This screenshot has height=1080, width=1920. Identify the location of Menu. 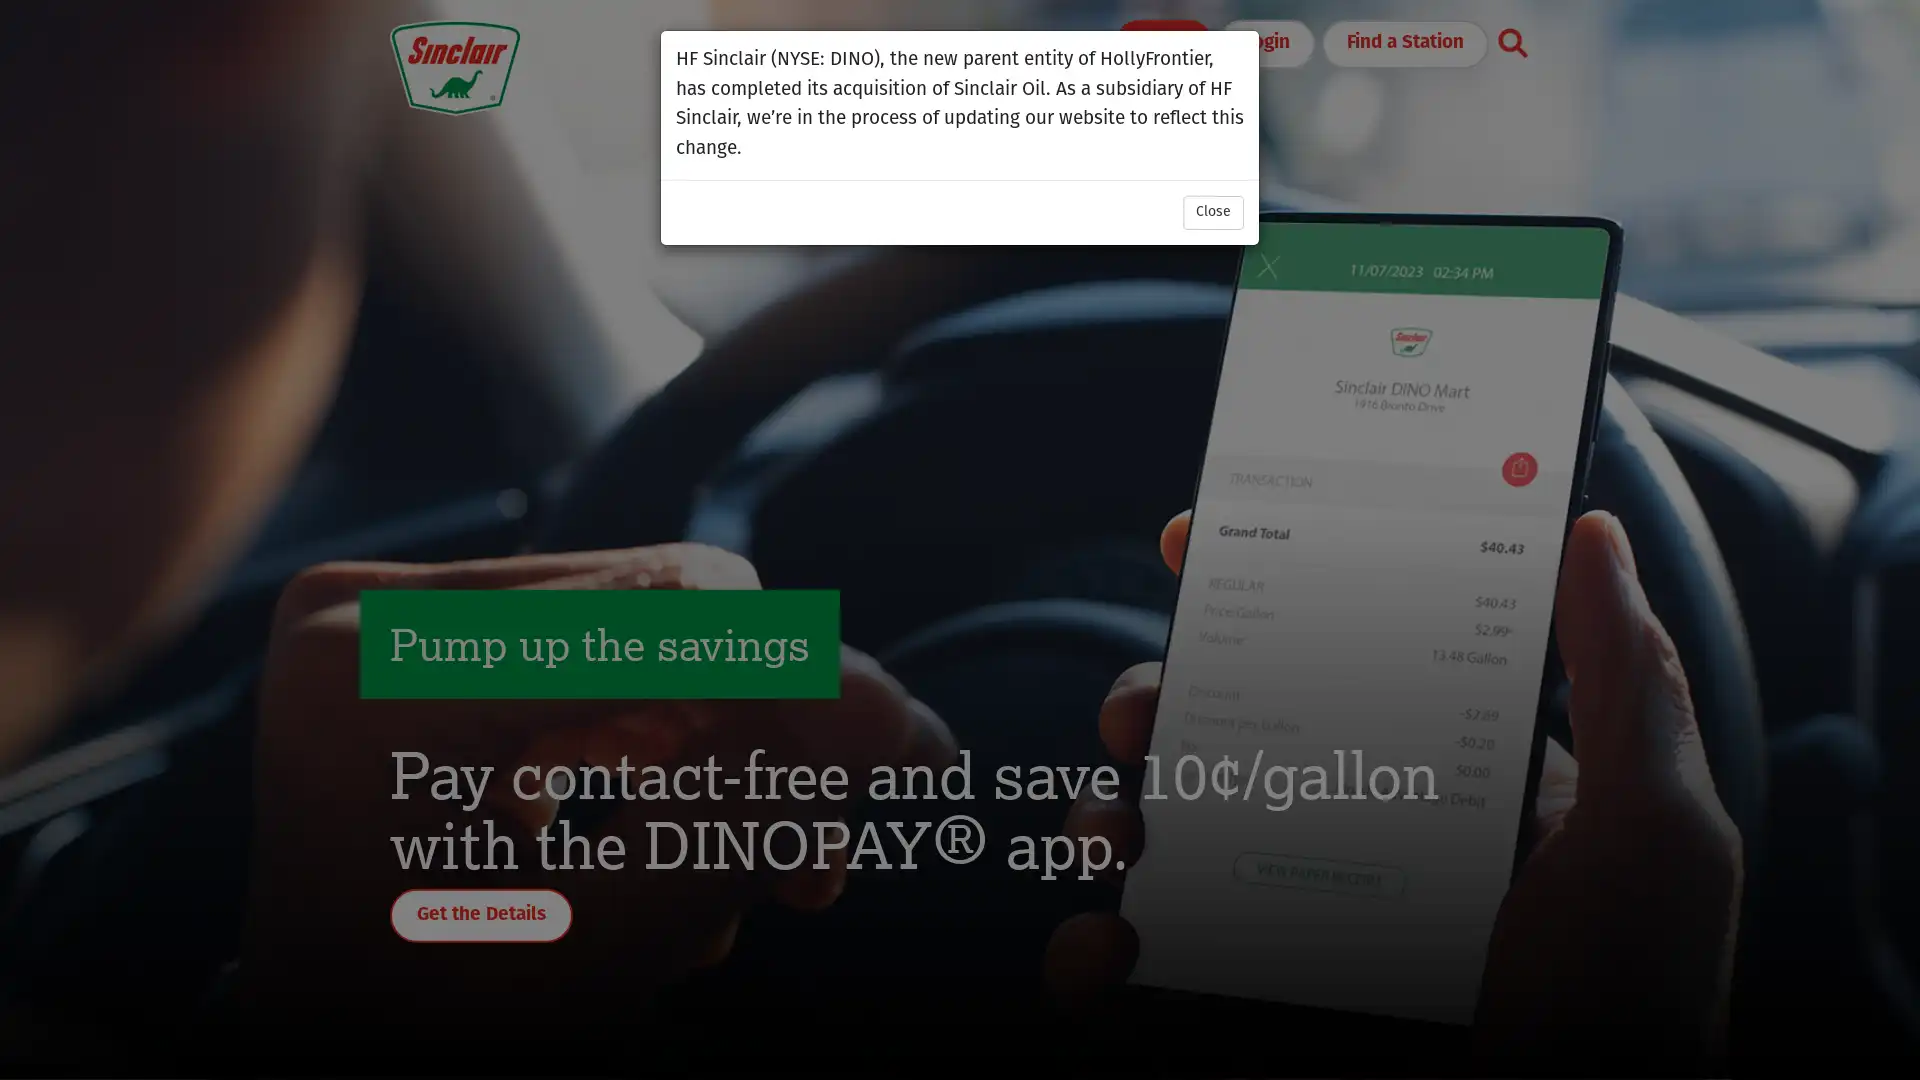
(1163, 43).